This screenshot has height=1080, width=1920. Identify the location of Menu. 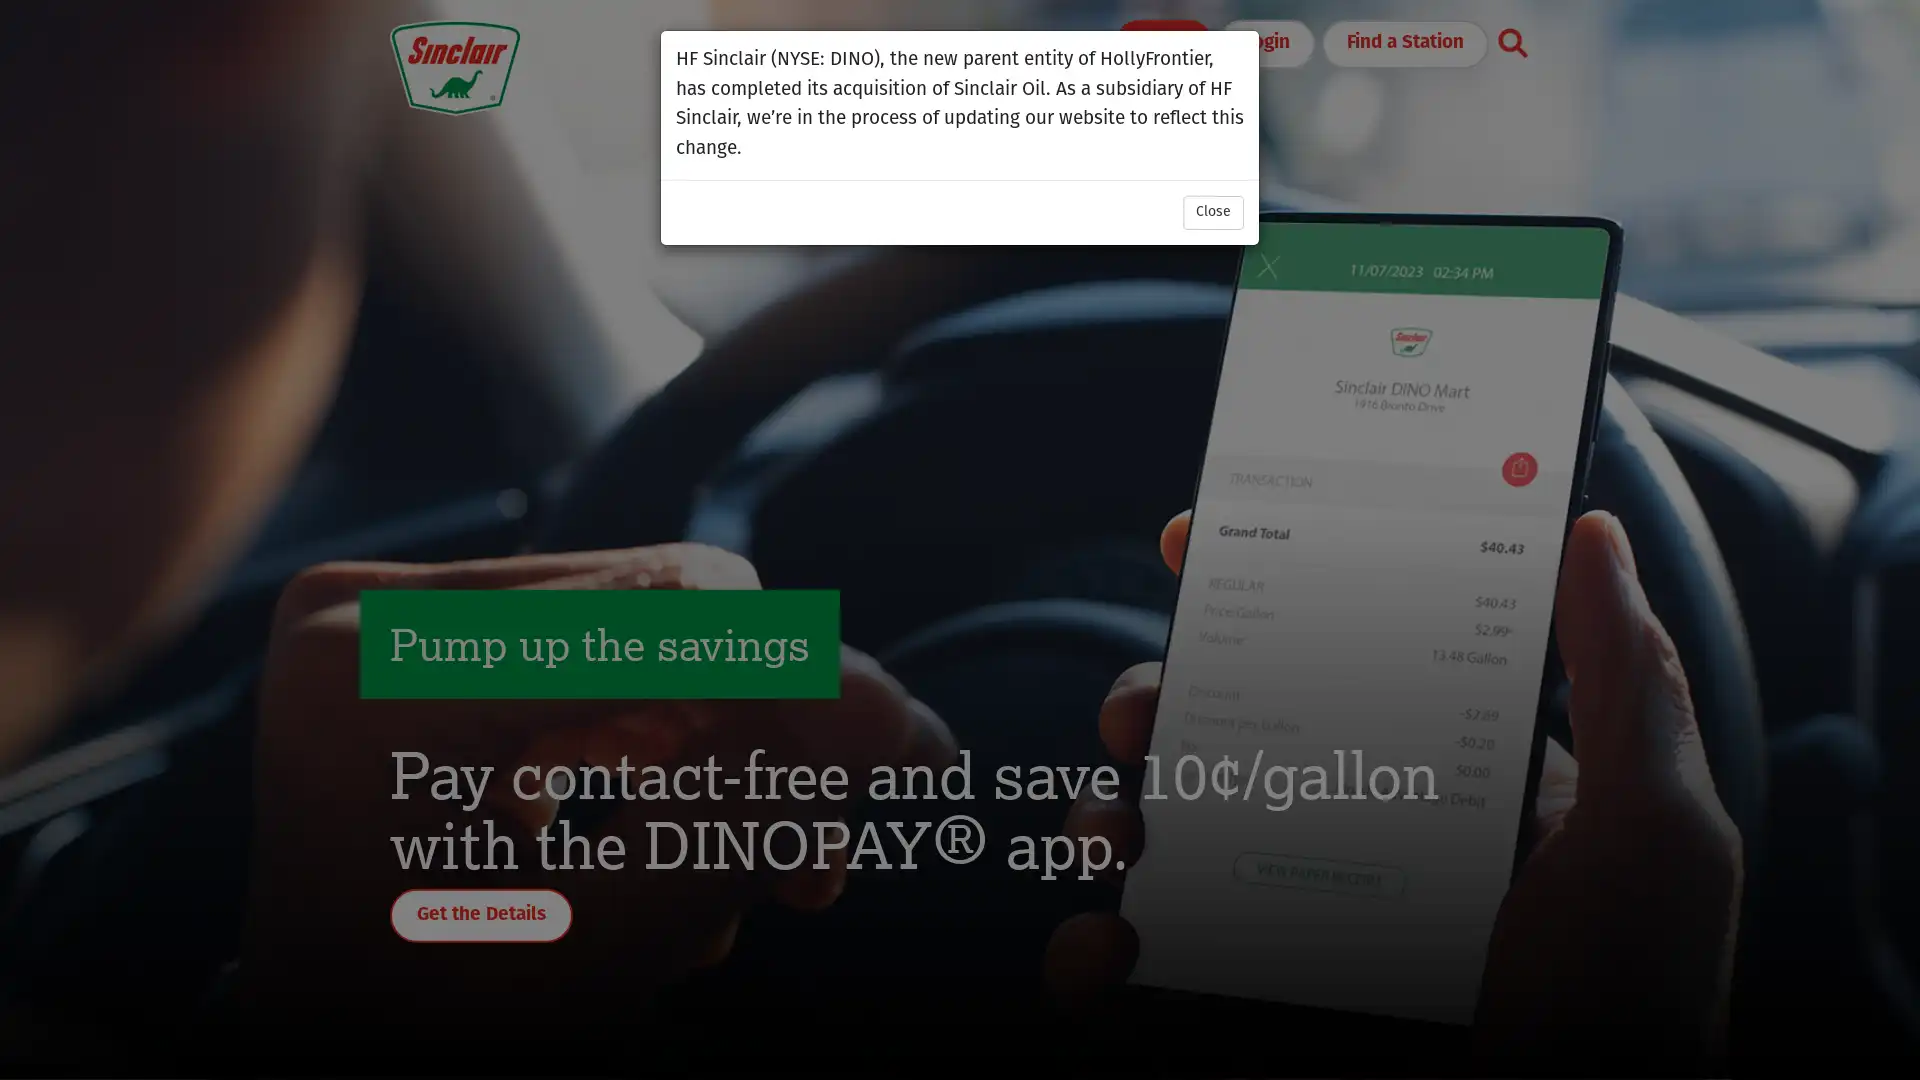
(1163, 43).